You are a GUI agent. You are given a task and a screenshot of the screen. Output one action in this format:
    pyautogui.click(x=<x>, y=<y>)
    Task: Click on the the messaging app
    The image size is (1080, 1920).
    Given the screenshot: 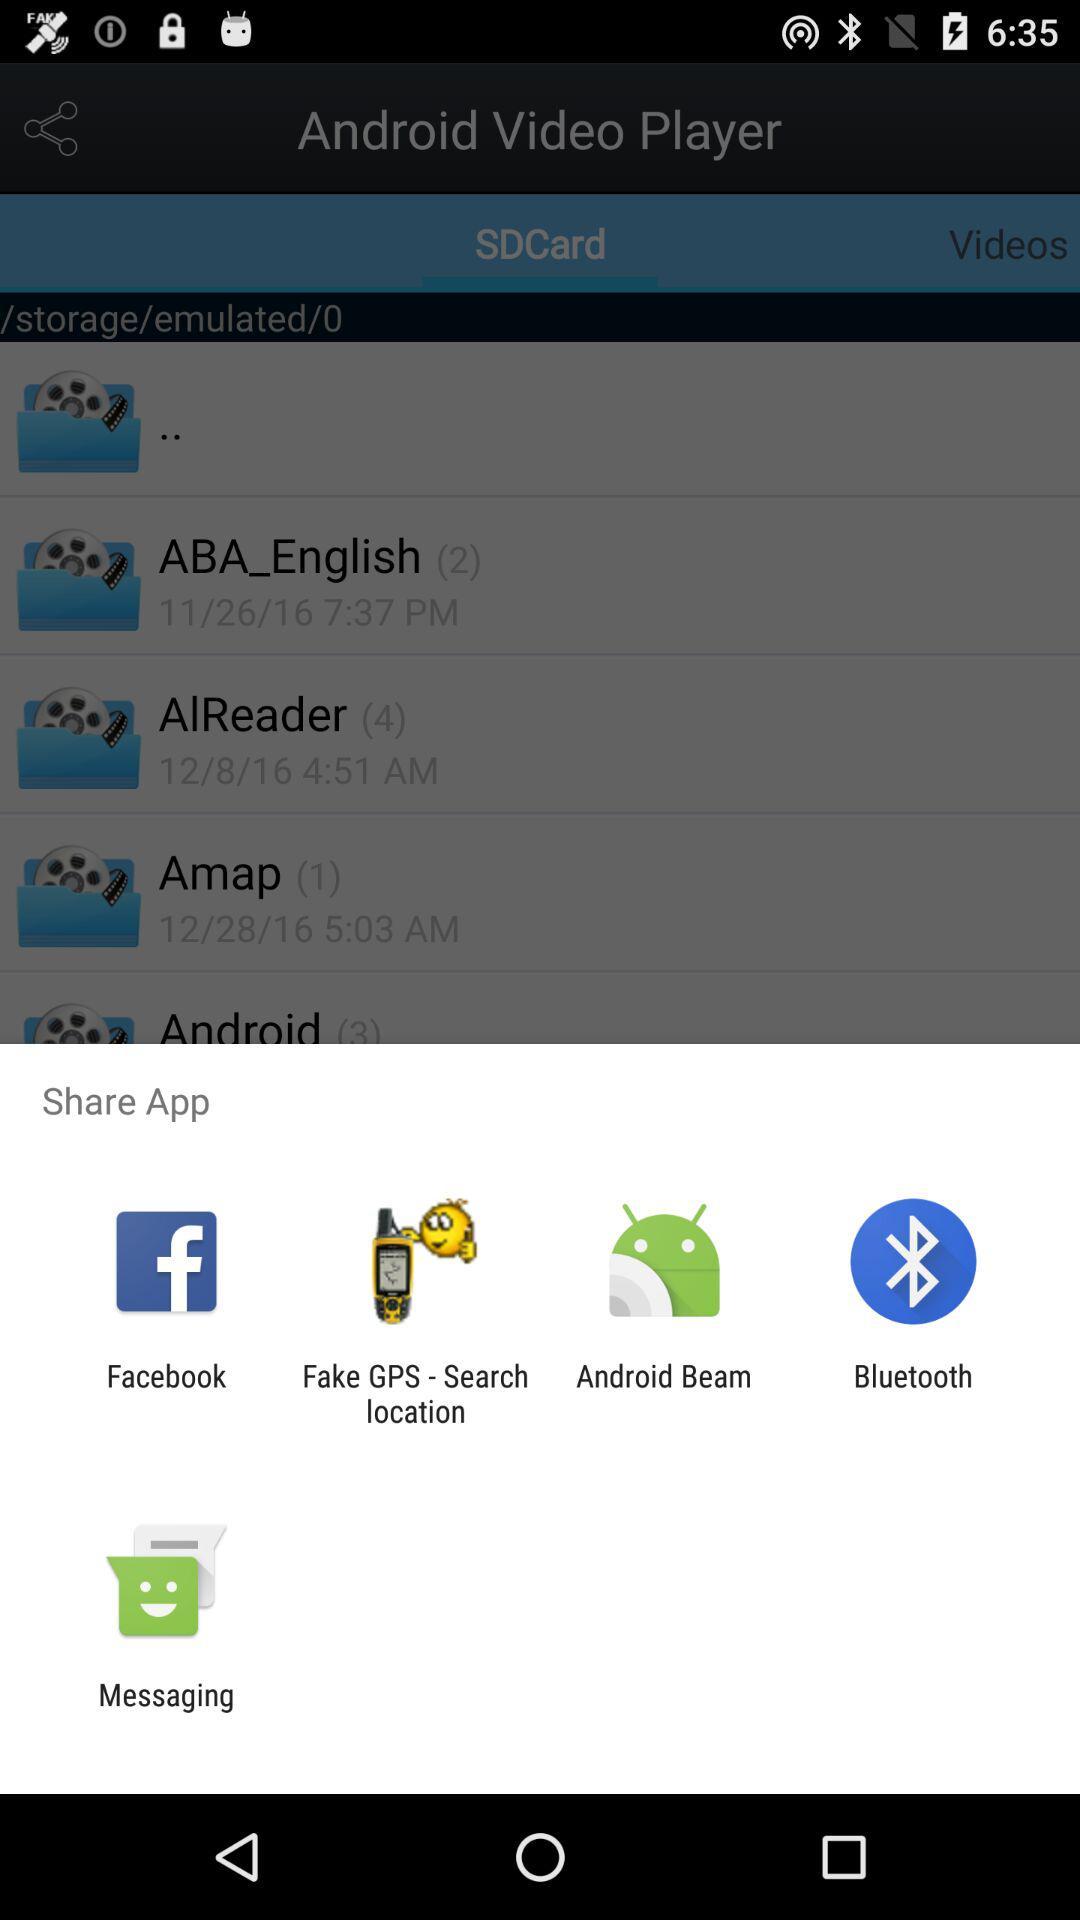 What is the action you would take?
    pyautogui.click(x=165, y=1711)
    